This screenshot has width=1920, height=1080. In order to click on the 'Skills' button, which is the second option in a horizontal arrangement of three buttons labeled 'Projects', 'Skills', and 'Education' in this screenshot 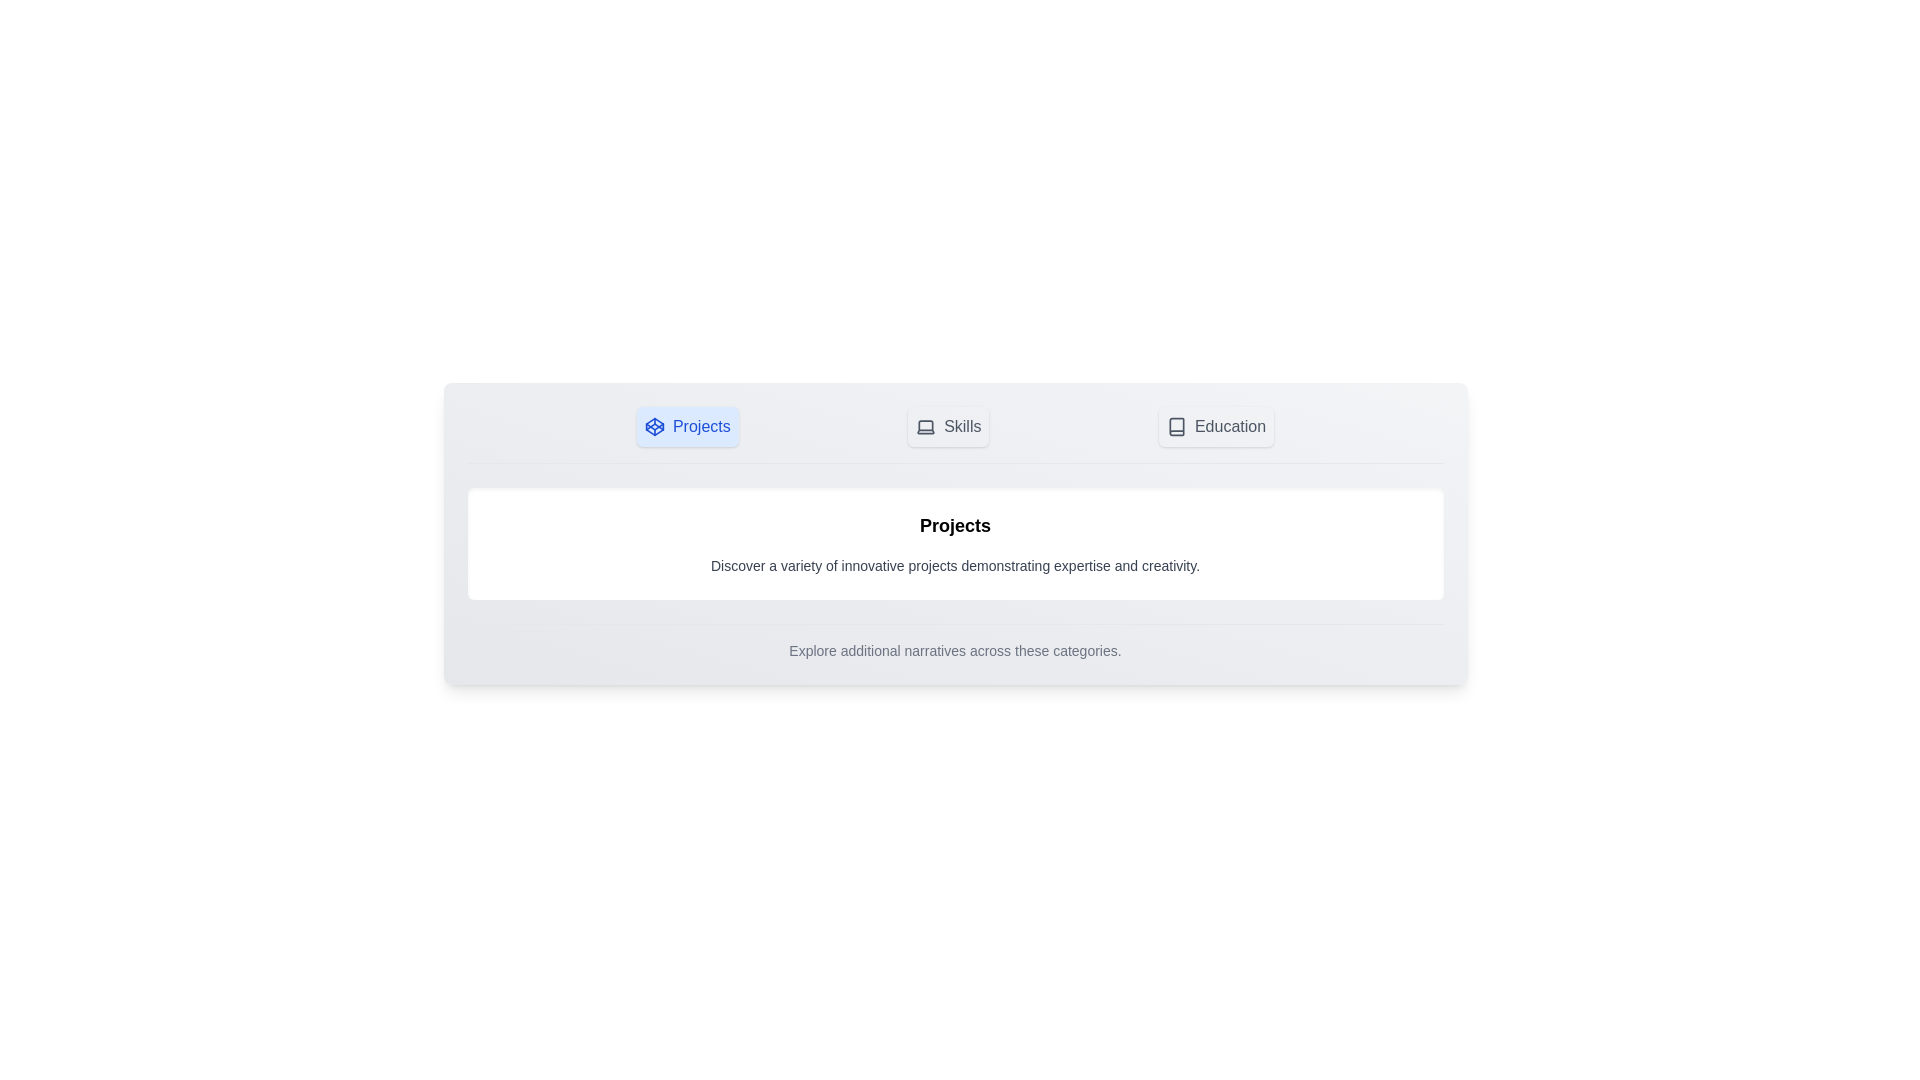, I will do `click(947, 426)`.